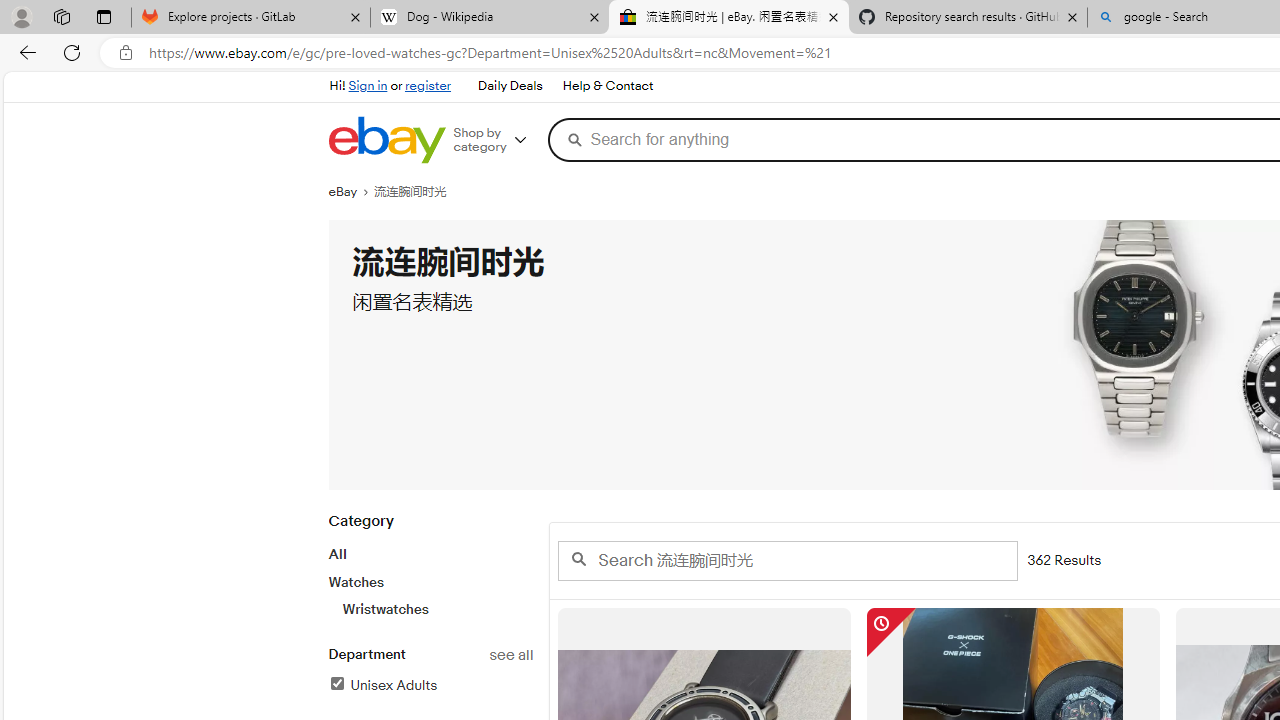  I want to click on 'All', so click(337, 554).